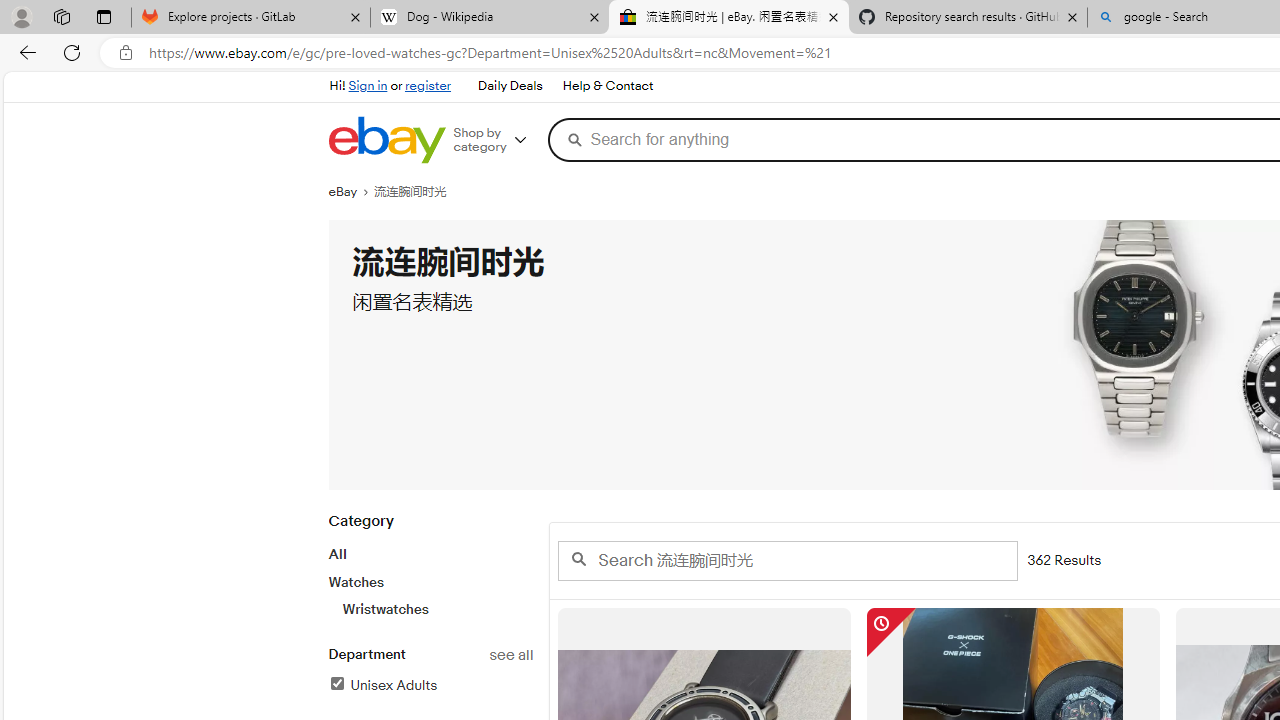  I want to click on 'All', so click(337, 554).